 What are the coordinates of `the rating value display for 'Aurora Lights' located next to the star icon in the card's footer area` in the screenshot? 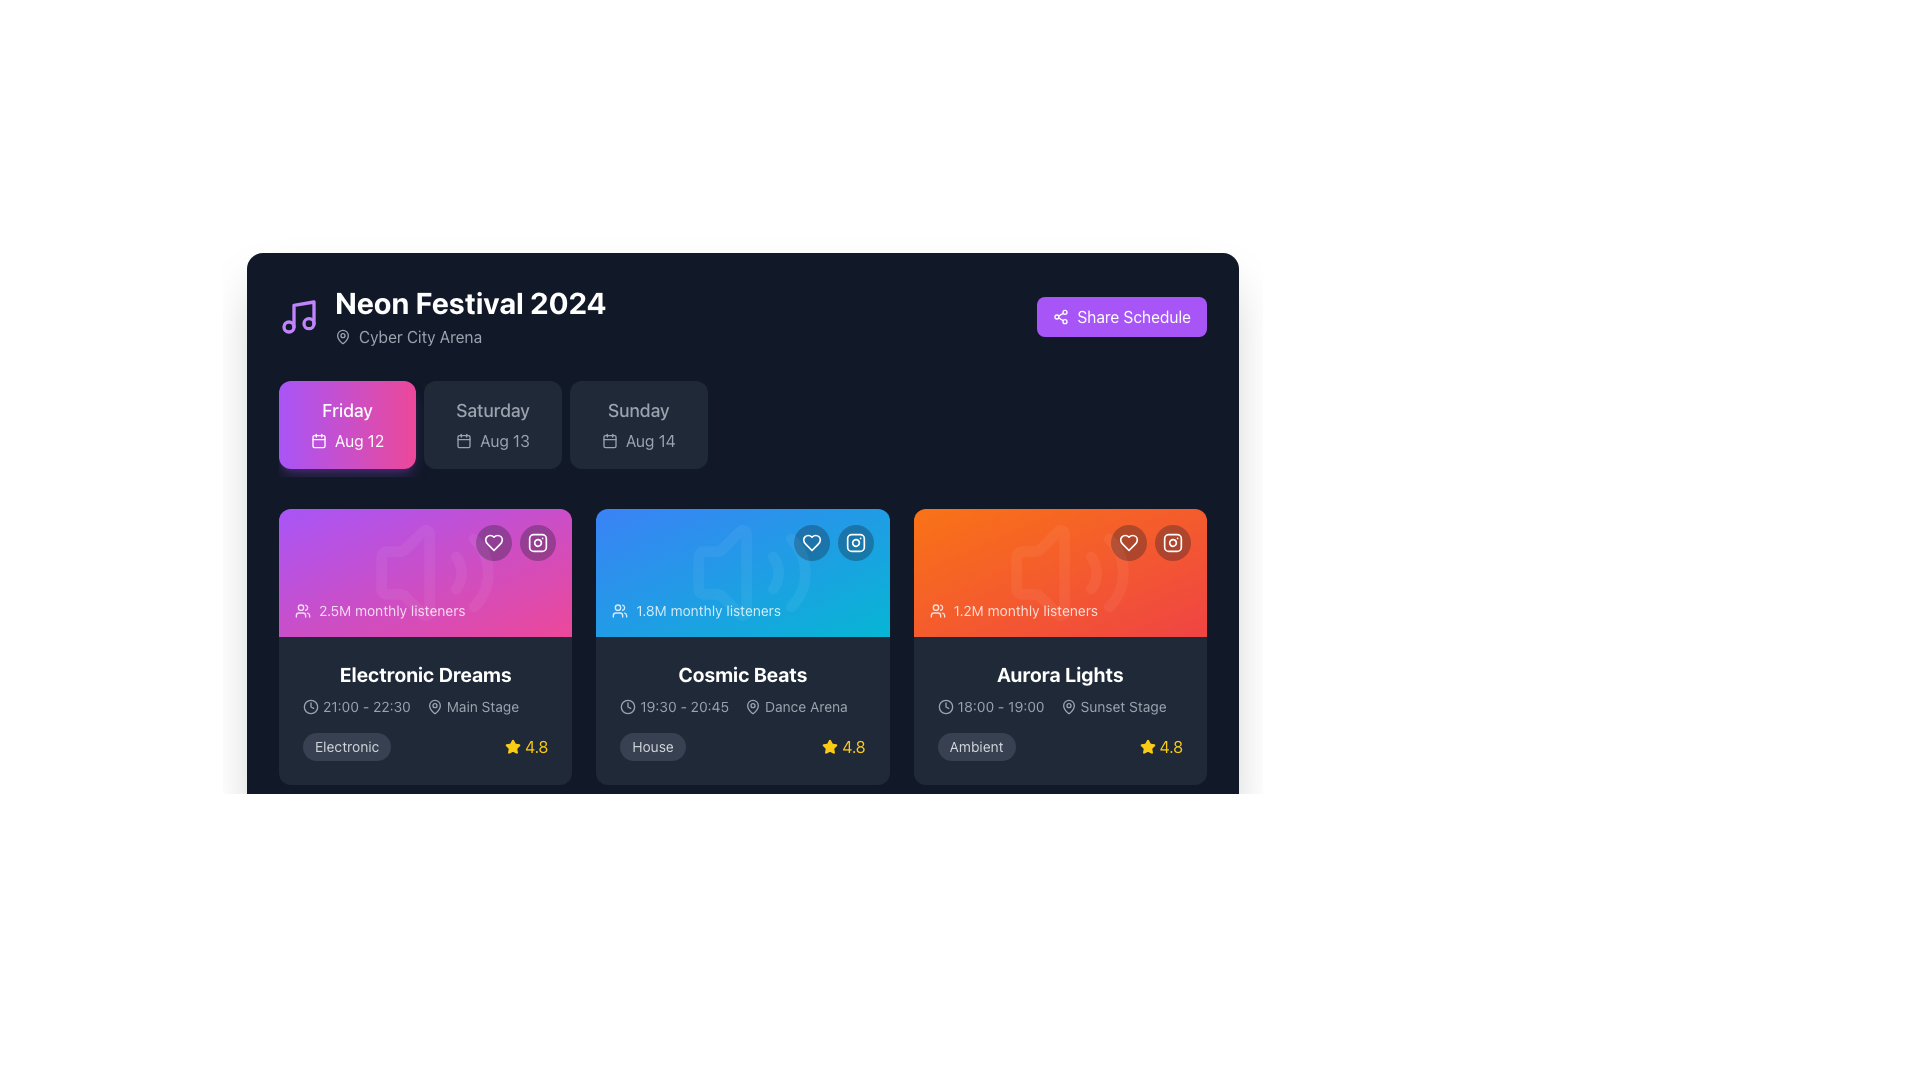 It's located at (1171, 747).